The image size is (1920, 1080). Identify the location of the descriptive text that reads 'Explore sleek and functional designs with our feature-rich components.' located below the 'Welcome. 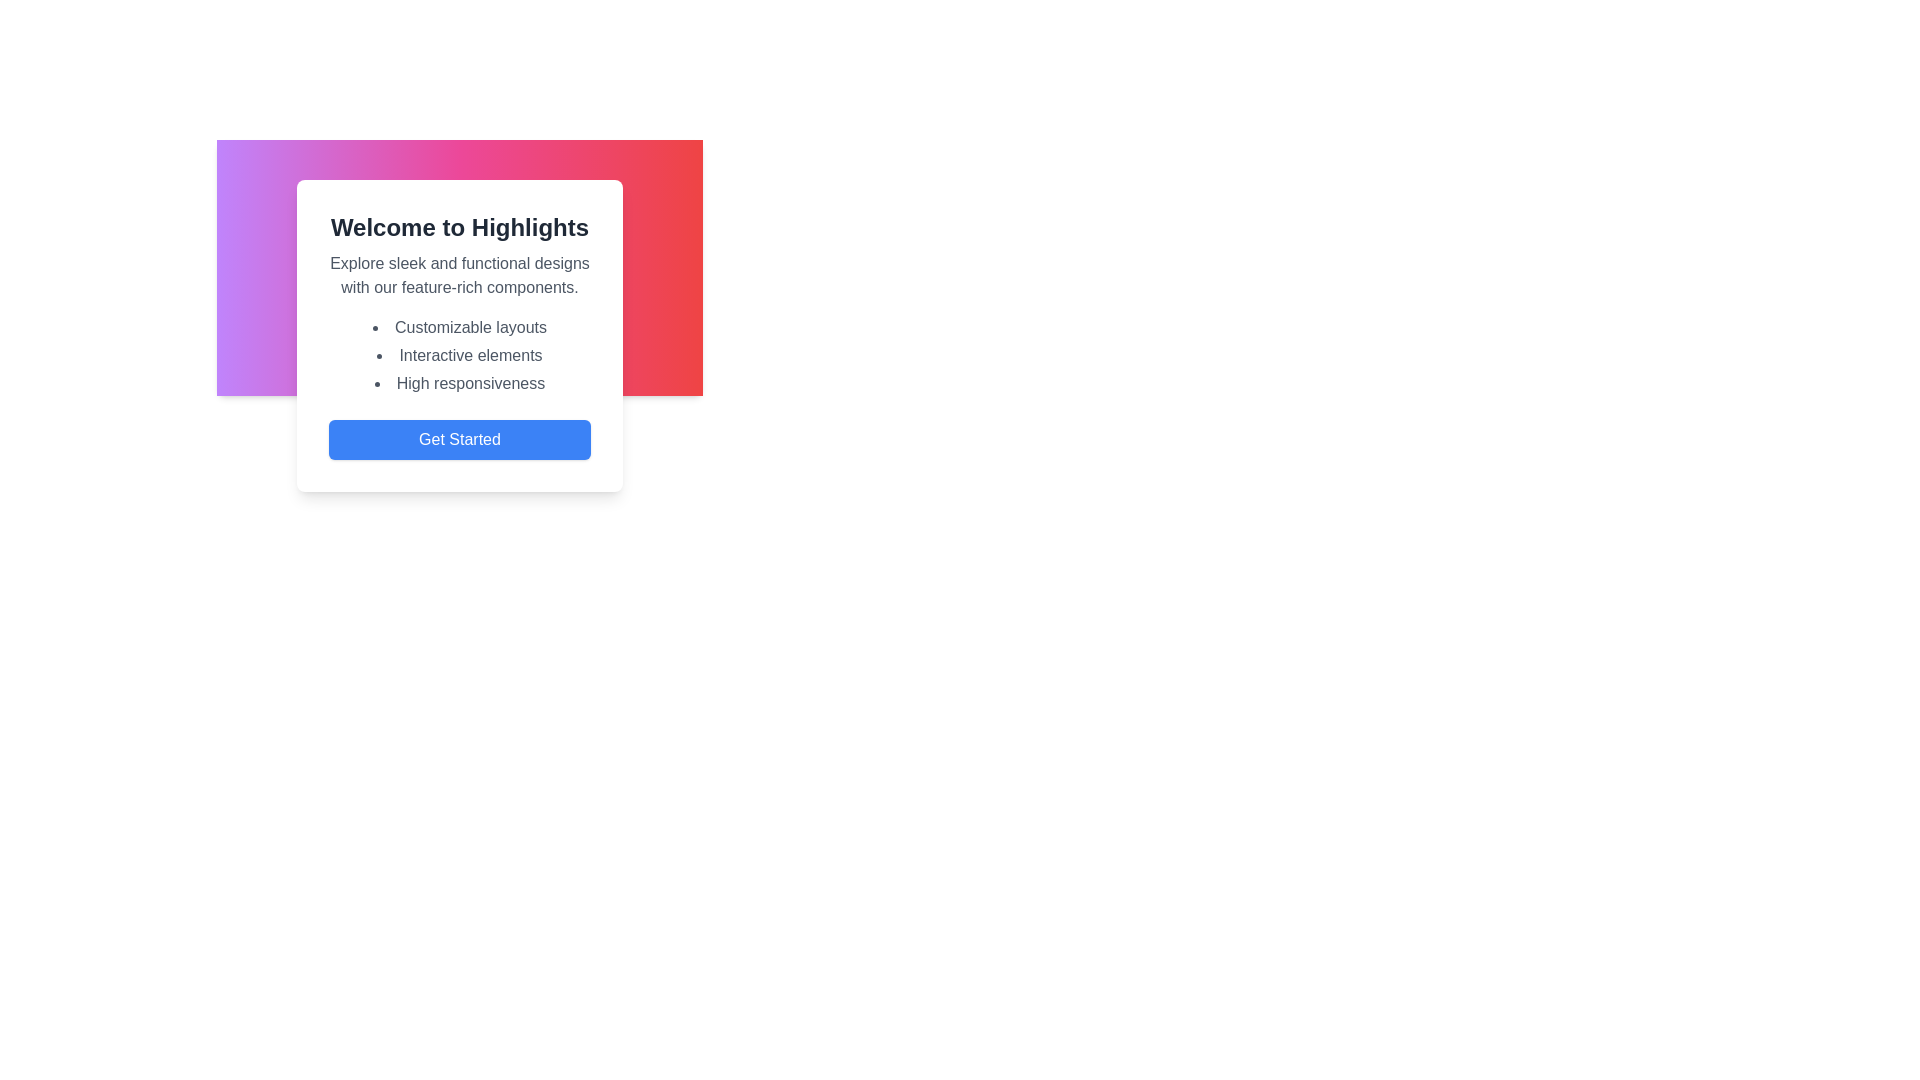
(459, 276).